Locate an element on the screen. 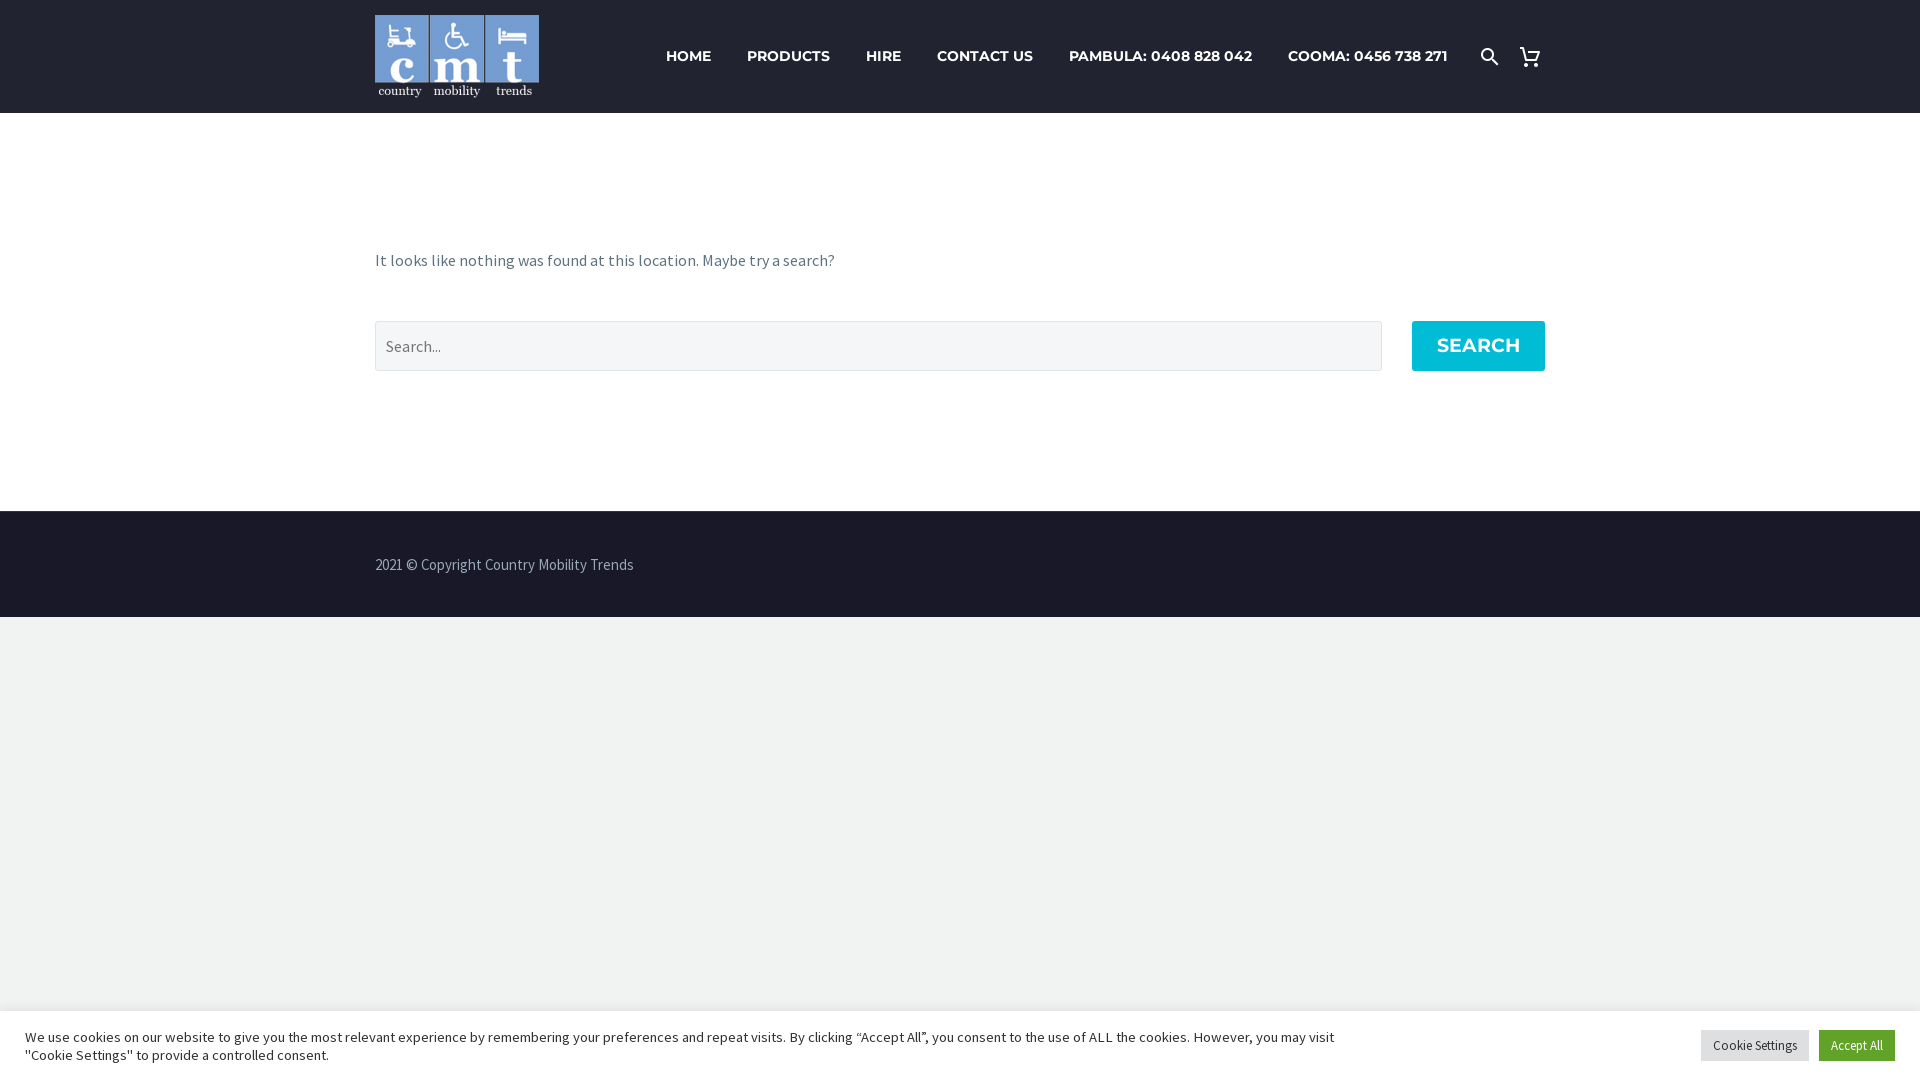 The width and height of the screenshot is (1920, 1080). 'Cookie Settings' is located at coordinates (1754, 1044).